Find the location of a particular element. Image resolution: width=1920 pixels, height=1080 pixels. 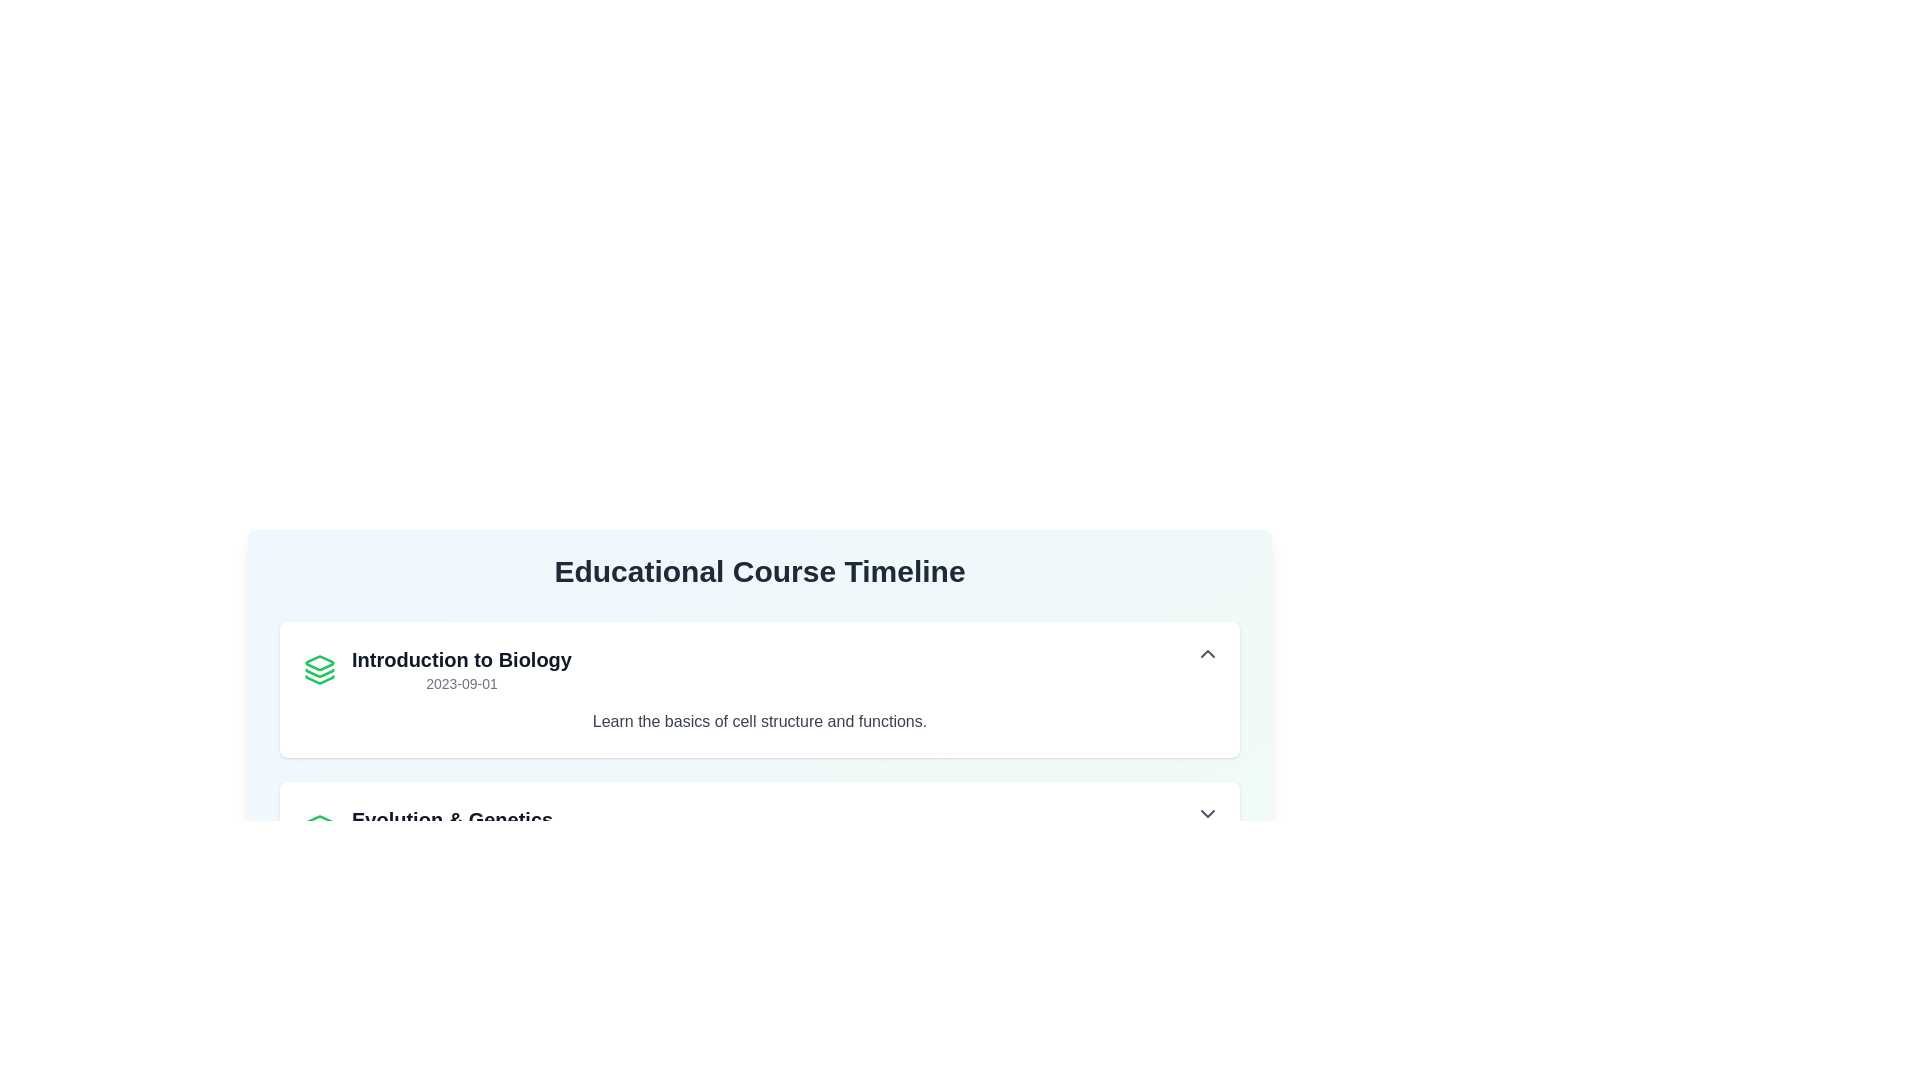

the text label indicating the date associated with the 'Introduction to Biology' course, located beneath the course title in the 'Educational Course Timeline' is located at coordinates (460, 682).